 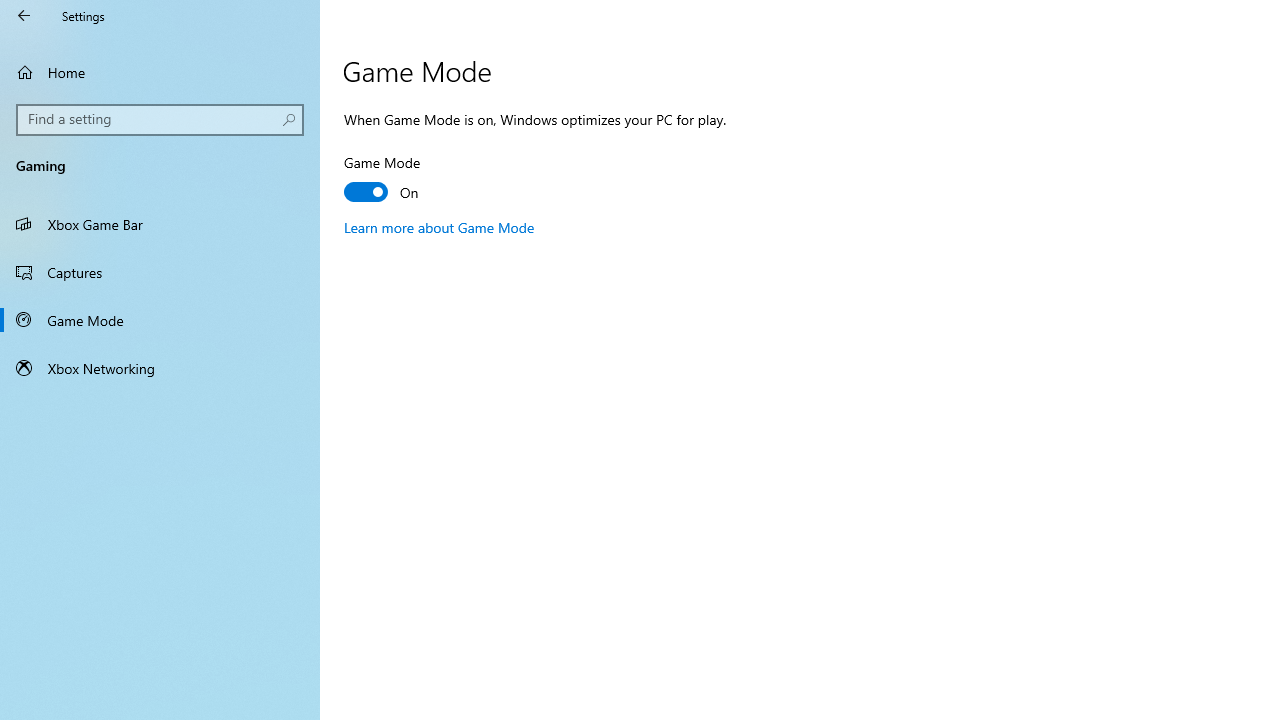 I want to click on 'Search box, Find a setting', so click(x=160, y=119).